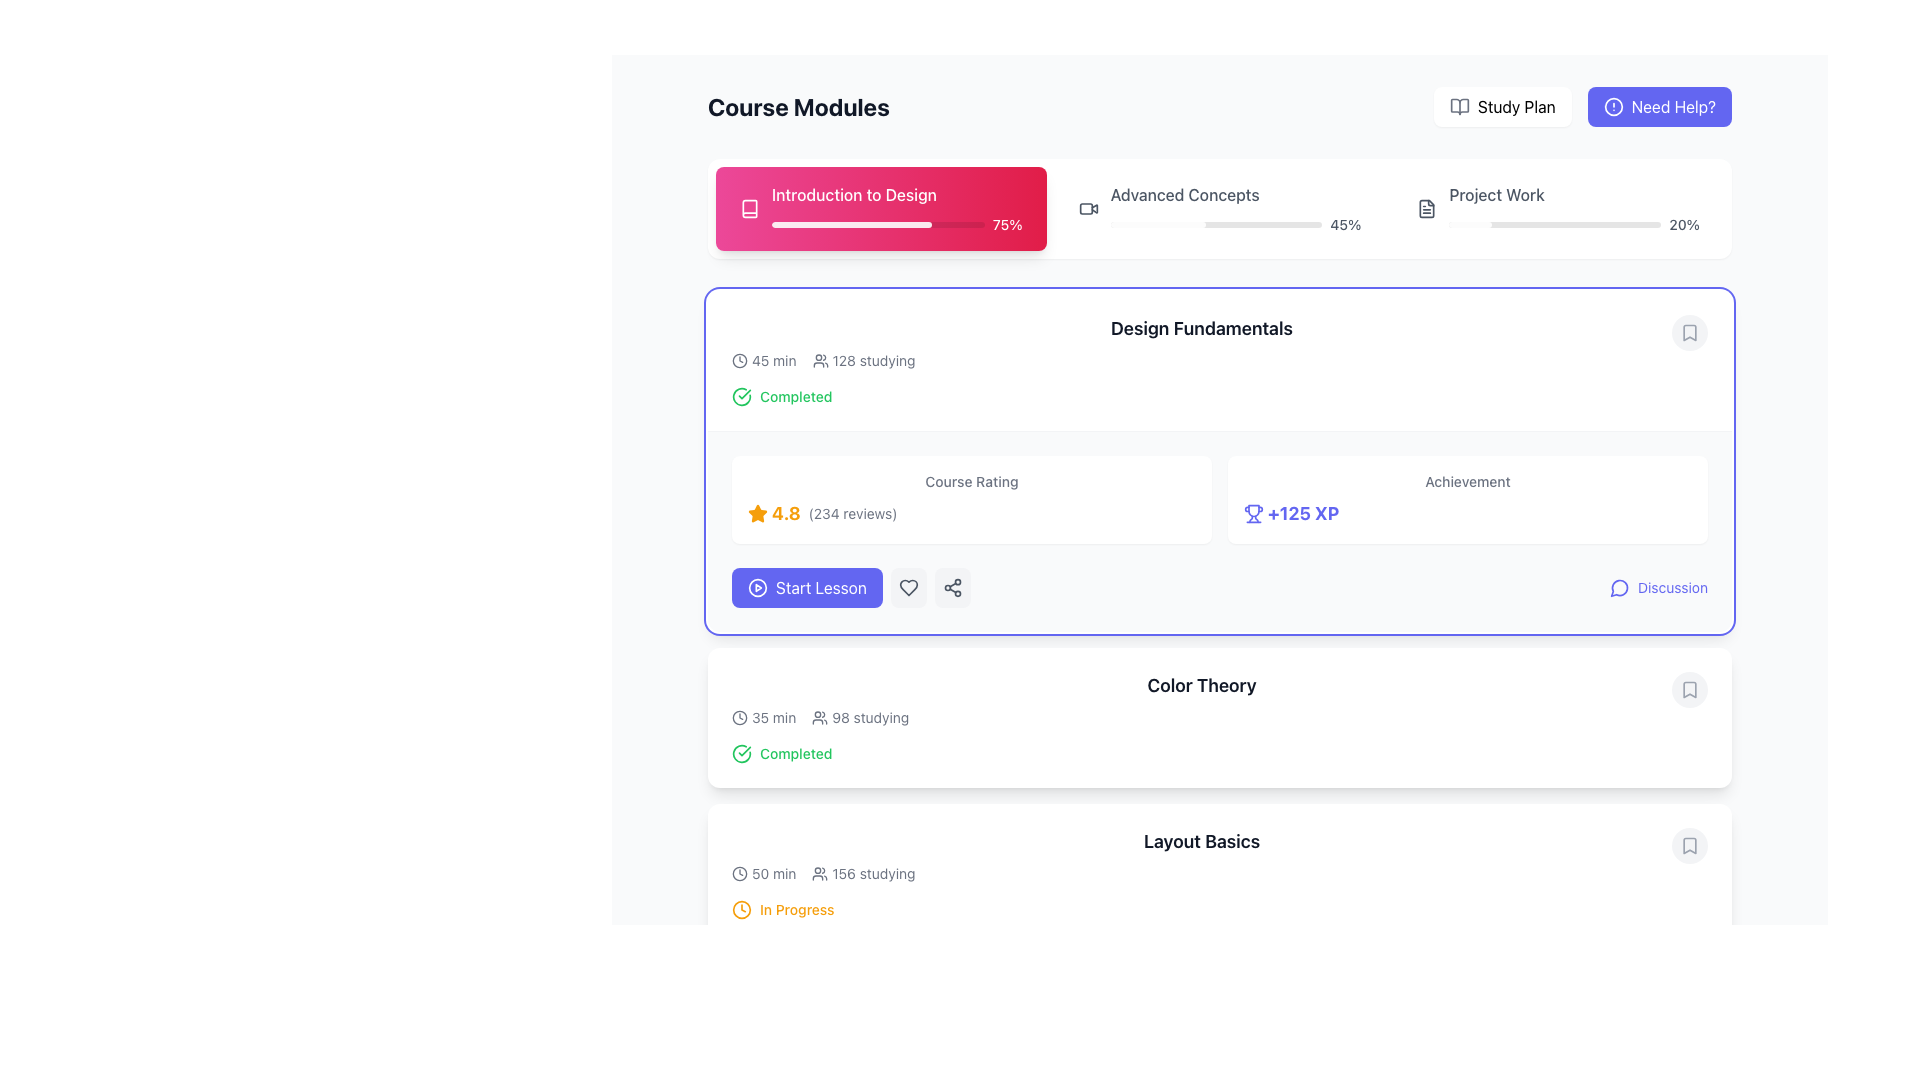  Describe the element at coordinates (1554, 224) in the screenshot. I see `the background track of the progress bar located in the 'Project Work' section, positioned horizontally and aligned under its title` at that location.